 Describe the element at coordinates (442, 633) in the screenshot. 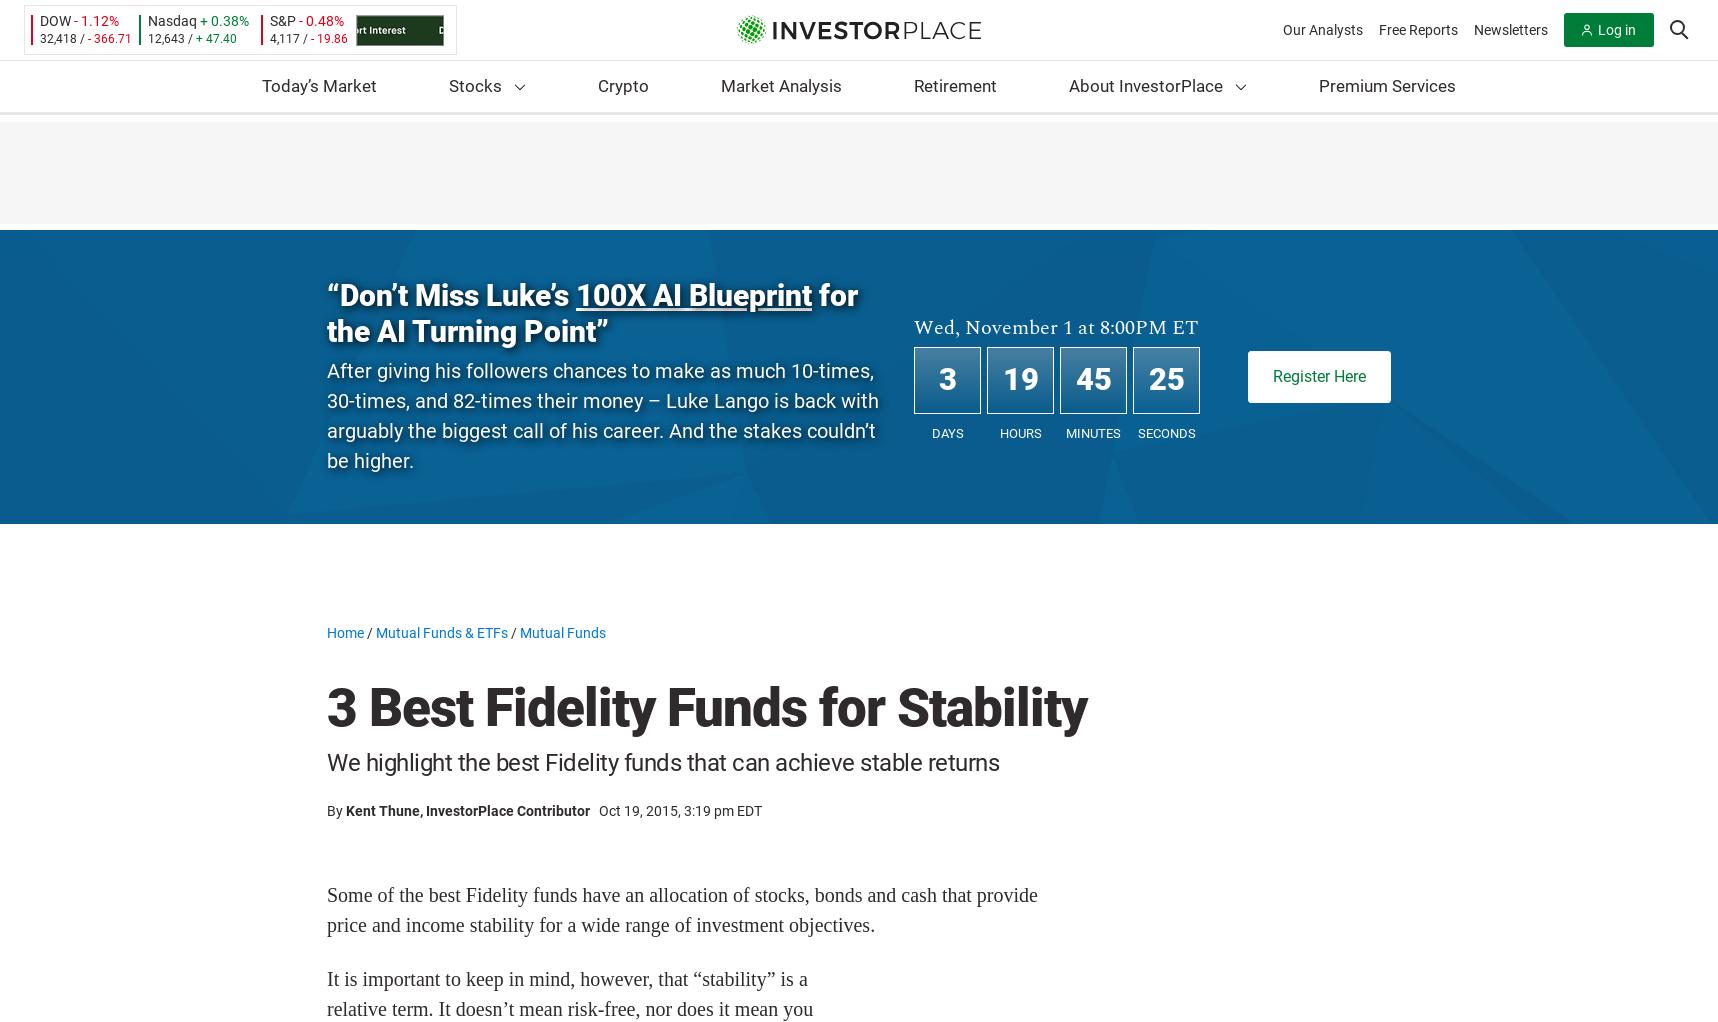

I see `'Mutual Funds & ETFs'` at that location.